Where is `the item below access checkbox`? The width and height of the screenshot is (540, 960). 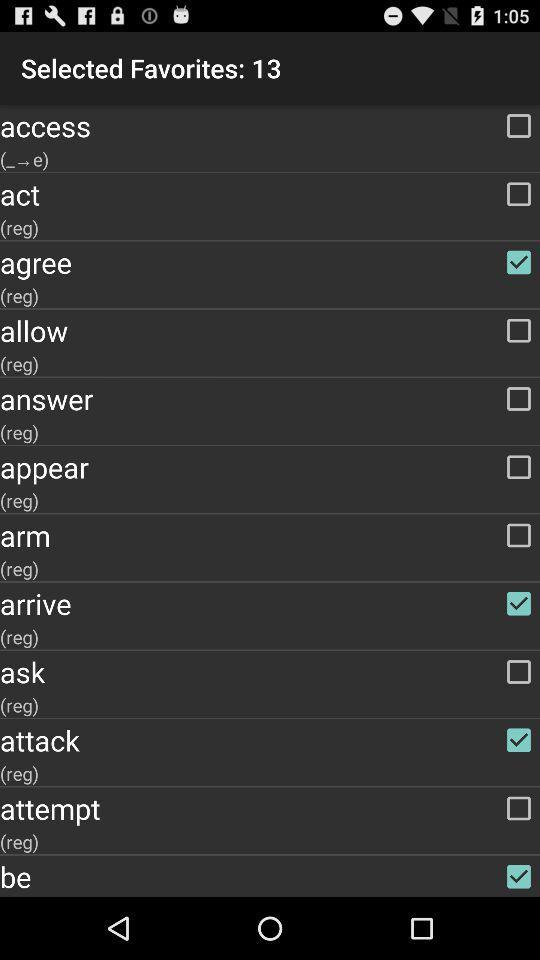
the item below access checkbox is located at coordinates (270, 158).